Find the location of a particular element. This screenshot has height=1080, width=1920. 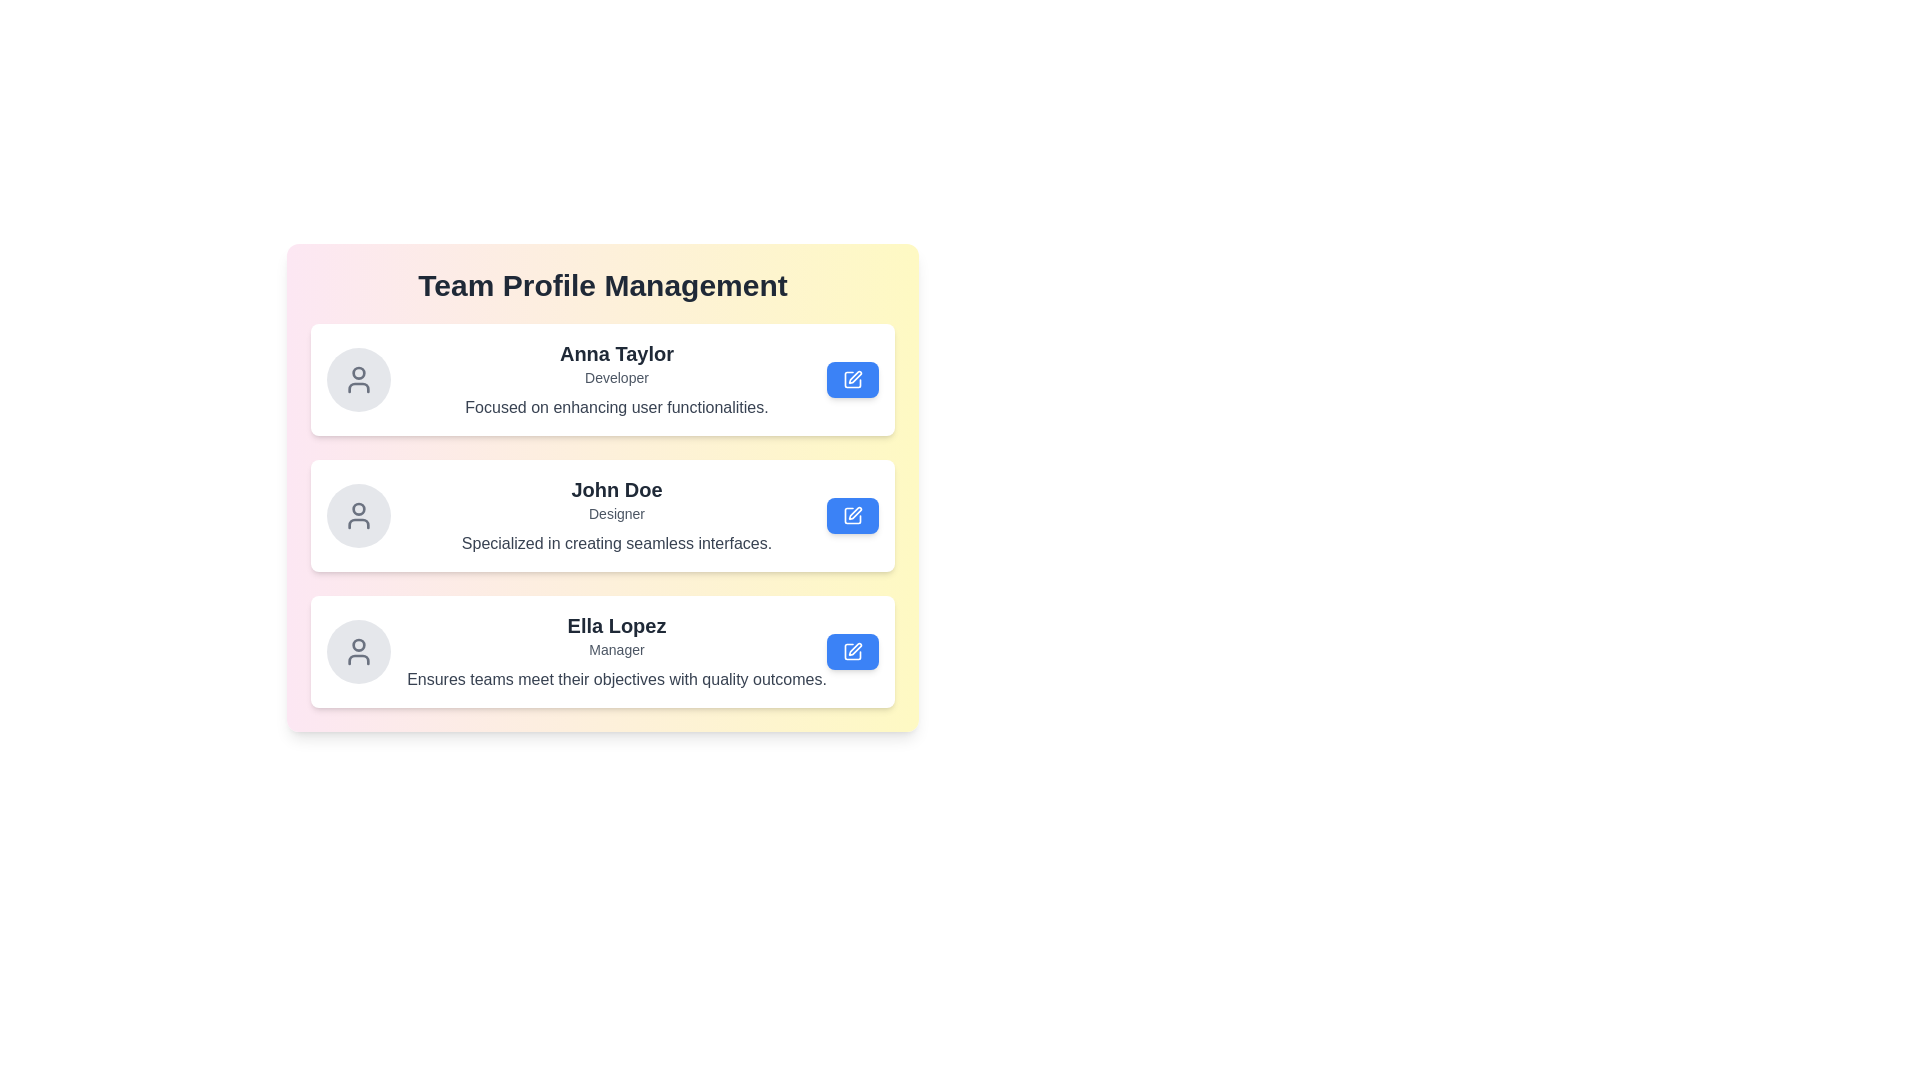

the text of the profile details for Ella Lopez is located at coordinates (406, 611).